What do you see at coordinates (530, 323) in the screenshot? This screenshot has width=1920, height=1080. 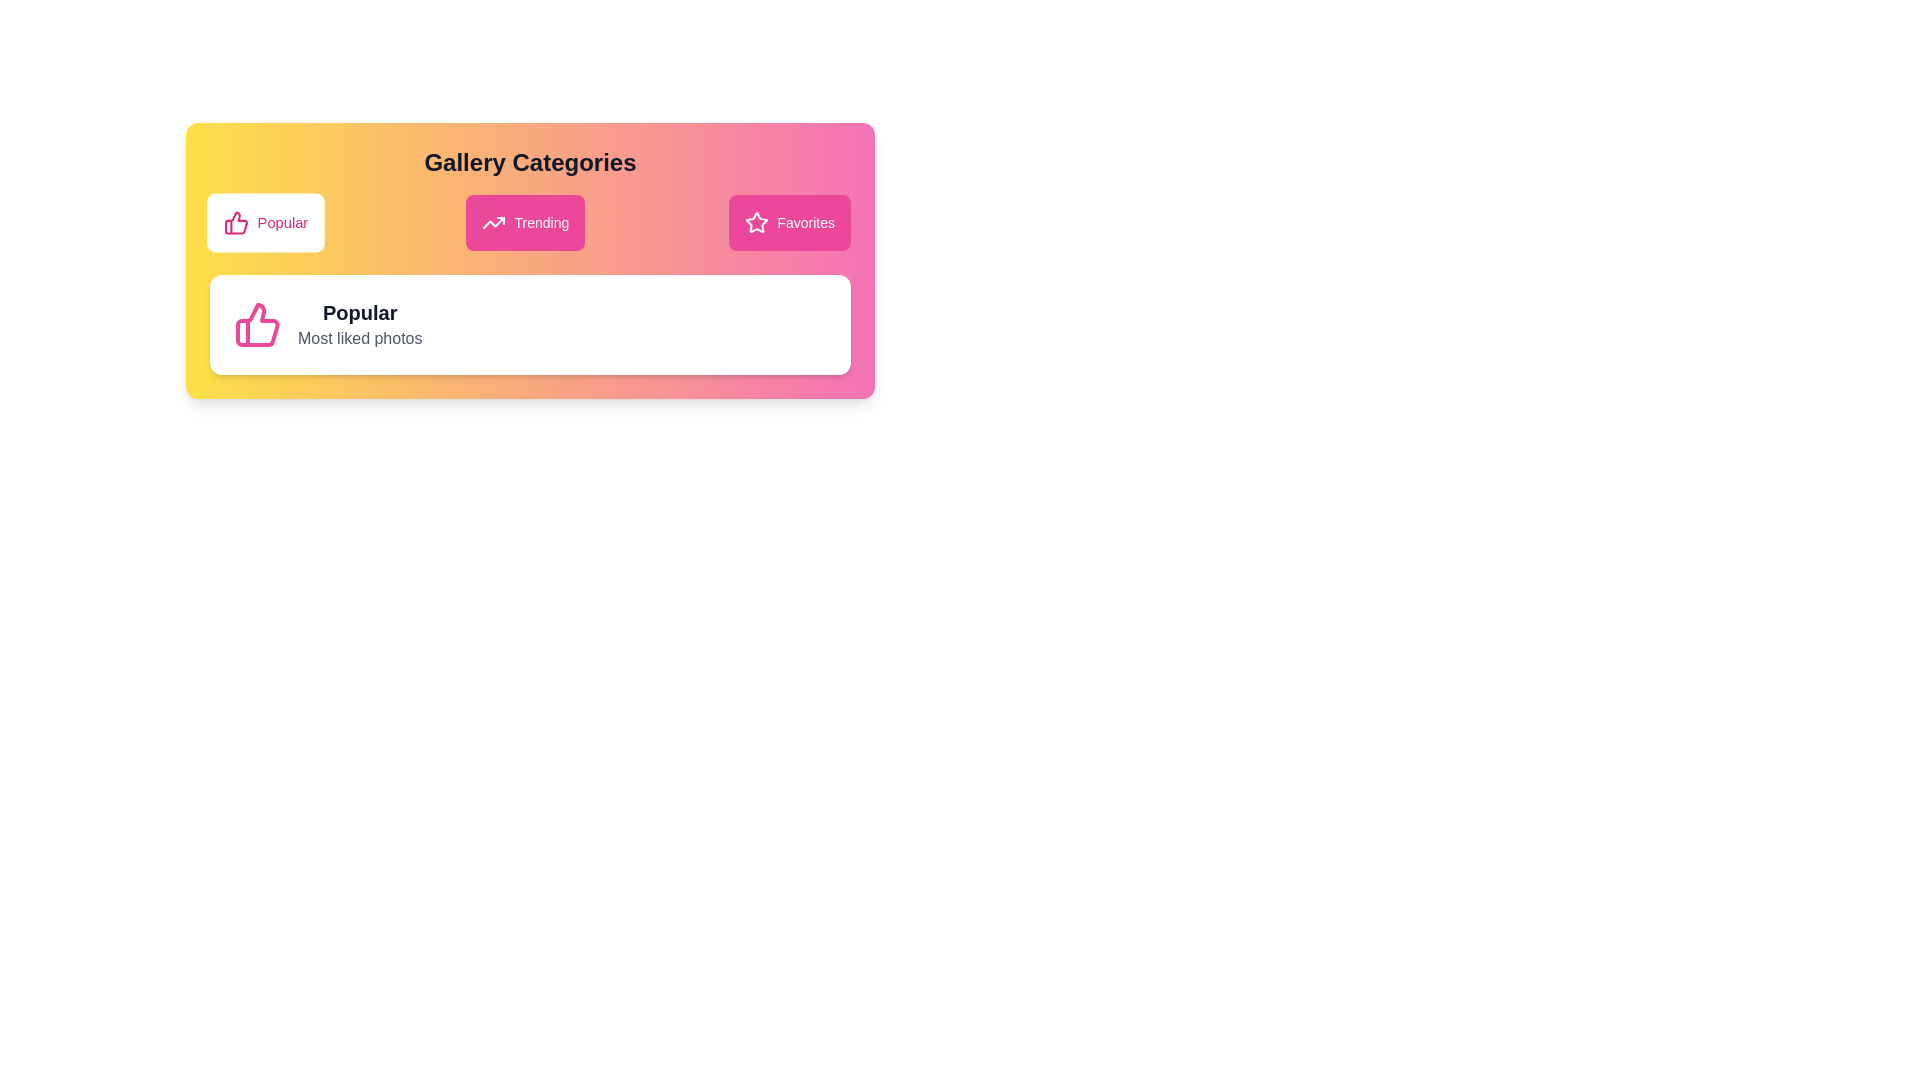 I see `the content of the 'Popular' label section, which indicates the most liked photos and includes a thumbs-up icon and textual content` at bounding box center [530, 323].